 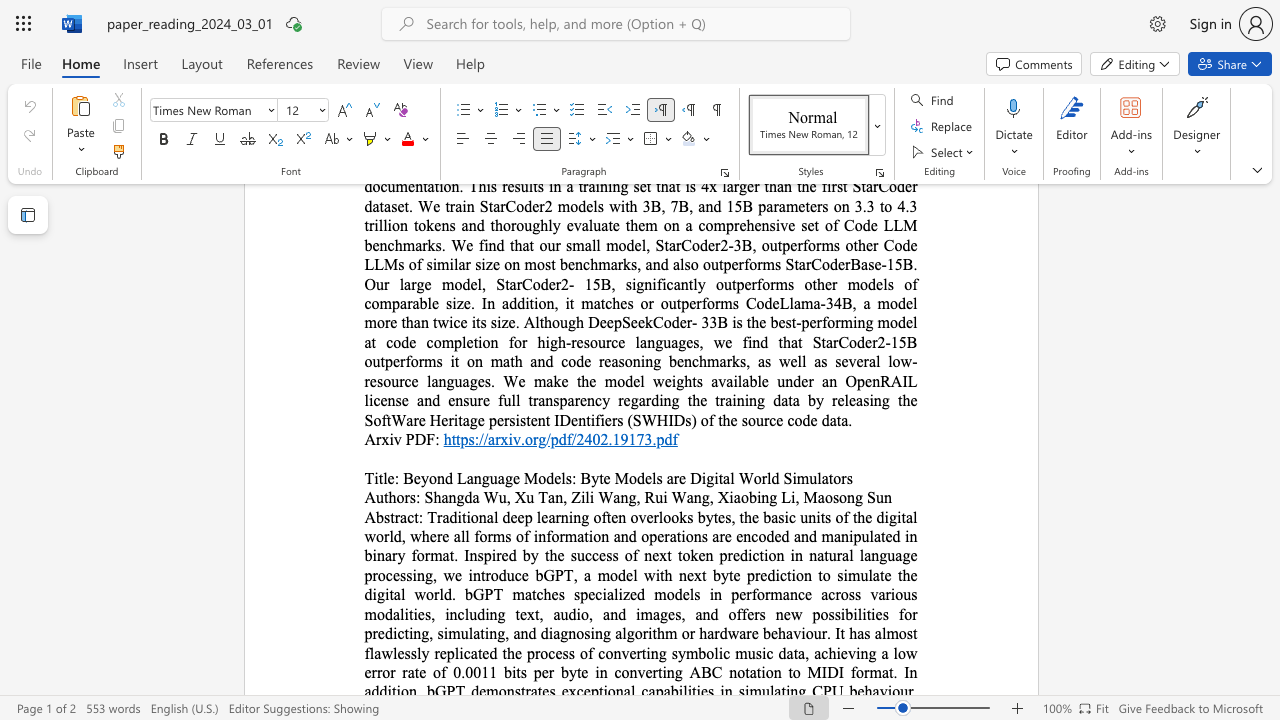 I want to click on the subset text "str" within the text "Abstract:", so click(x=384, y=516).